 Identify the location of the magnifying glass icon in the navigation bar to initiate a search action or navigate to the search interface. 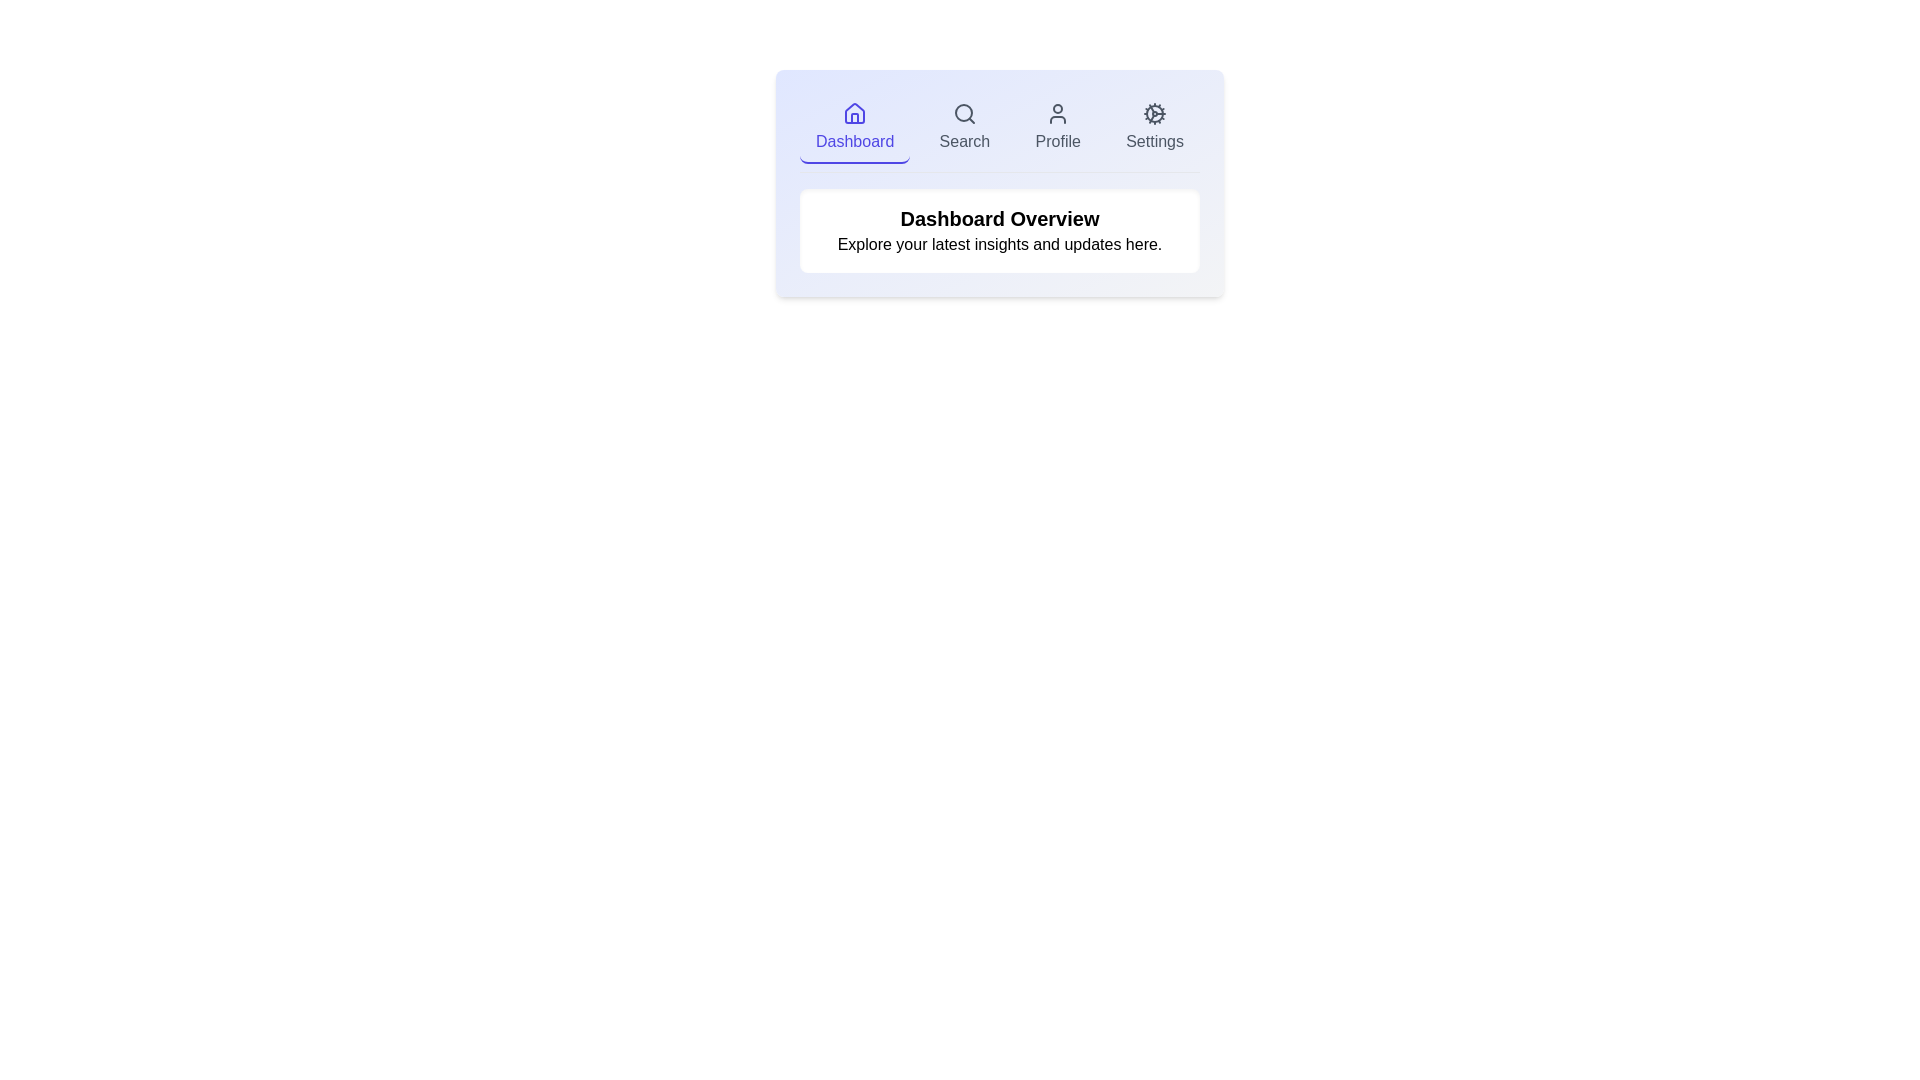
(964, 114).